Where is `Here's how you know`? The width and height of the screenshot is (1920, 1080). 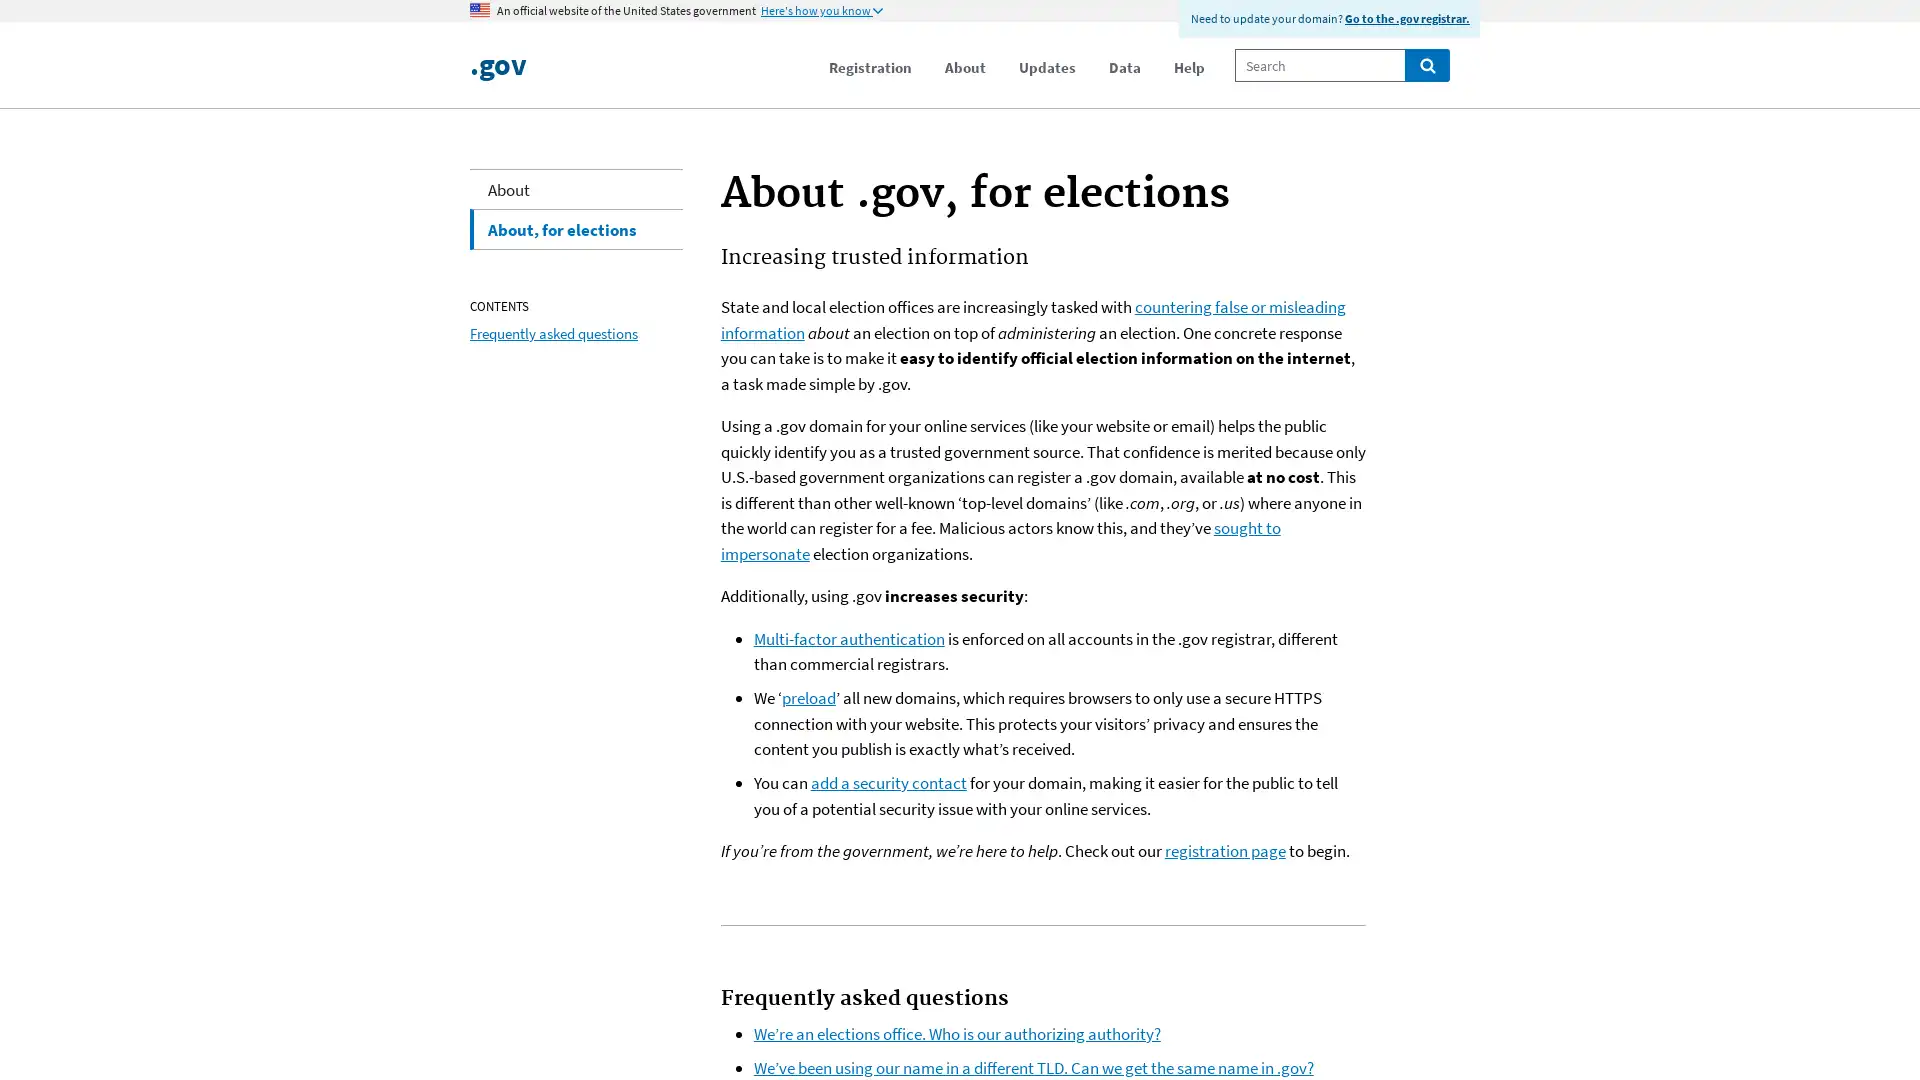
Here's how you know is located at coordinates (821, 11).